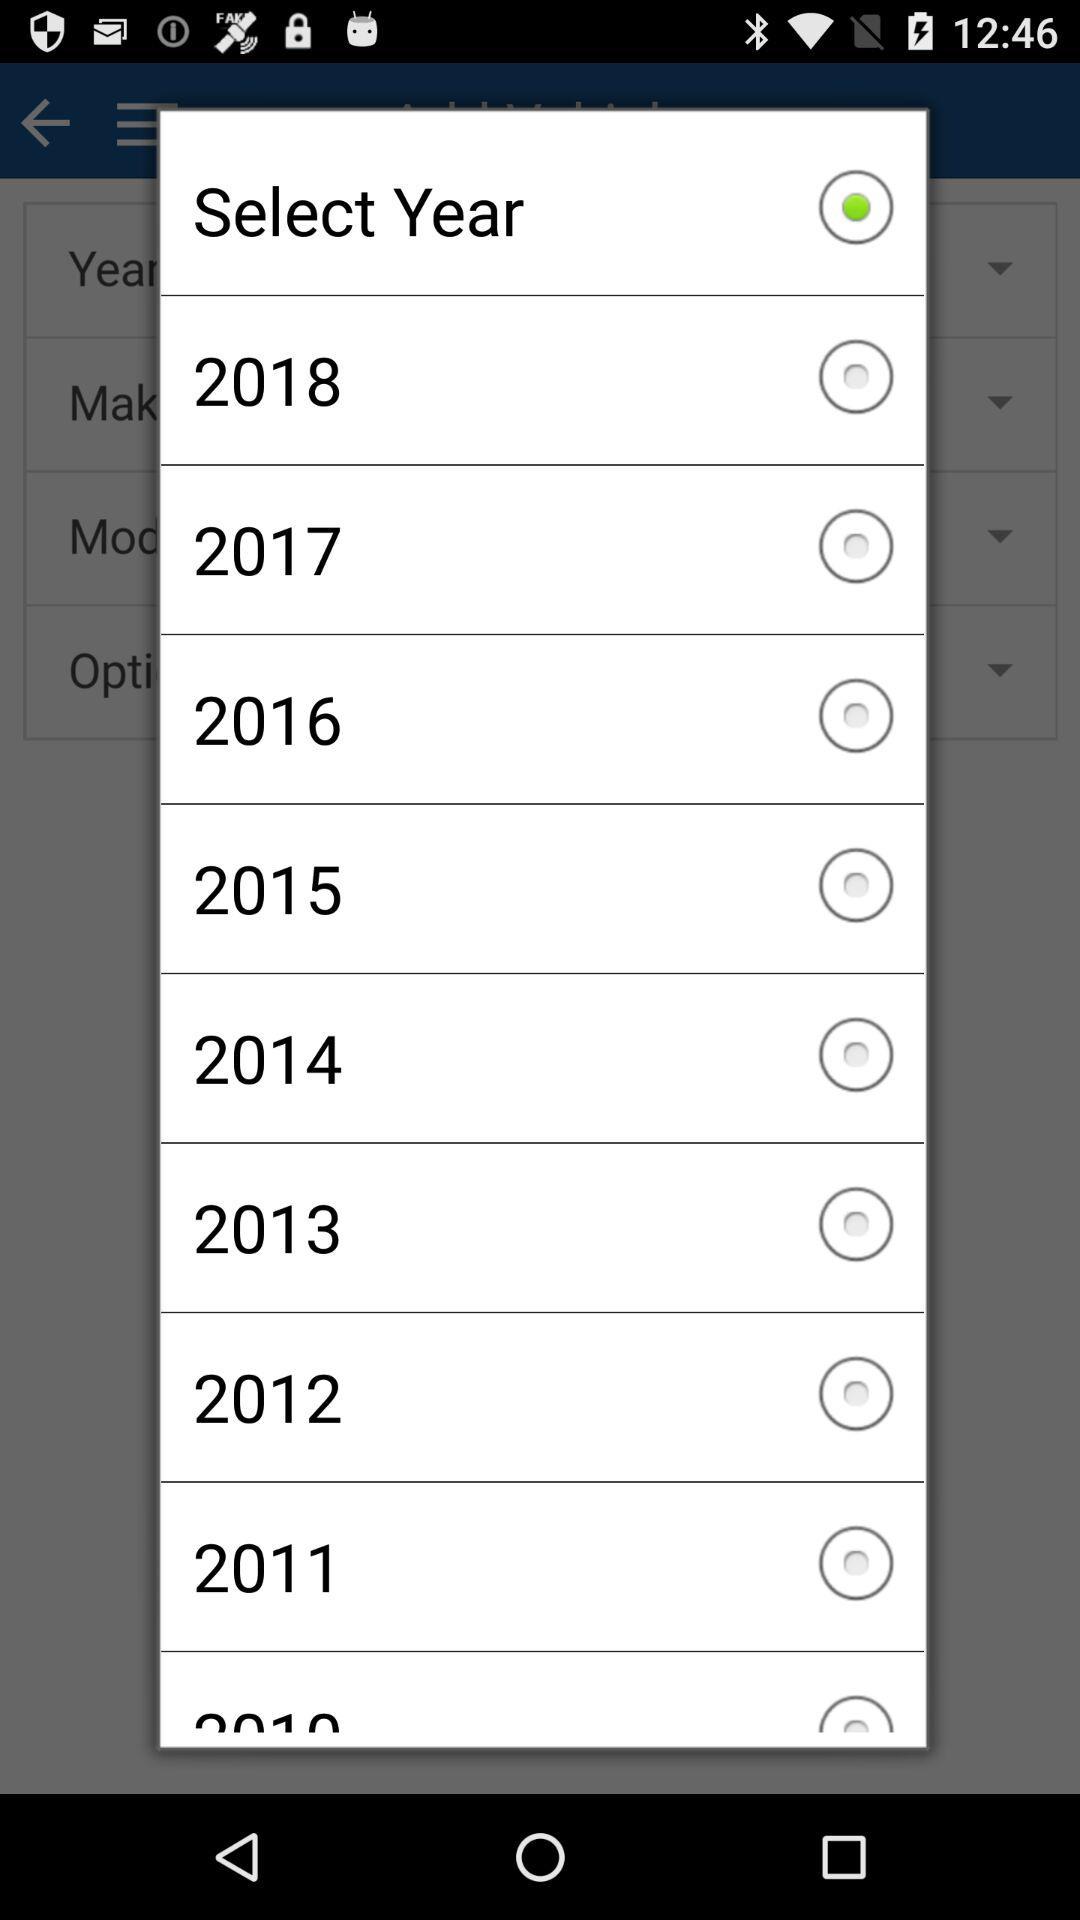  I want to click on the icon above 2017 checkbox, so click(542, 380).